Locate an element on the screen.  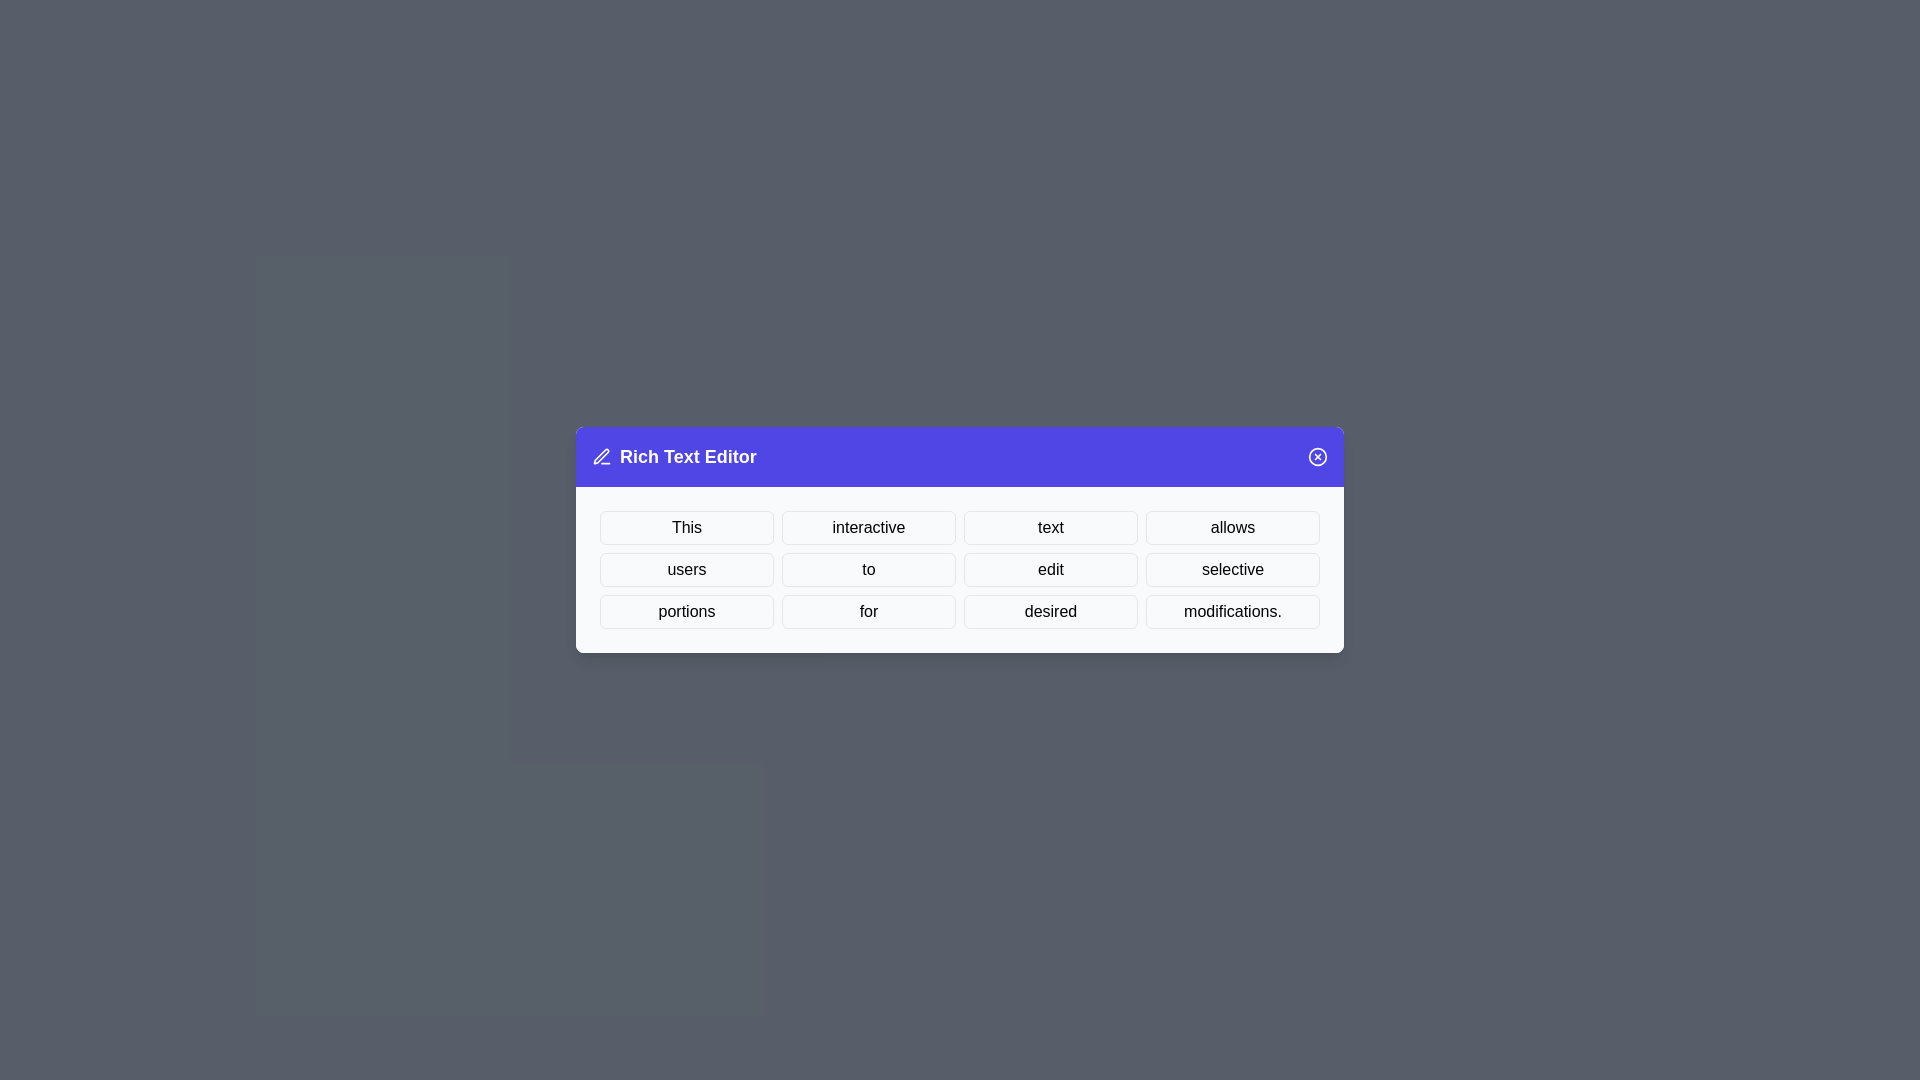
the word text to select it is located at coordinates (1050, 527).